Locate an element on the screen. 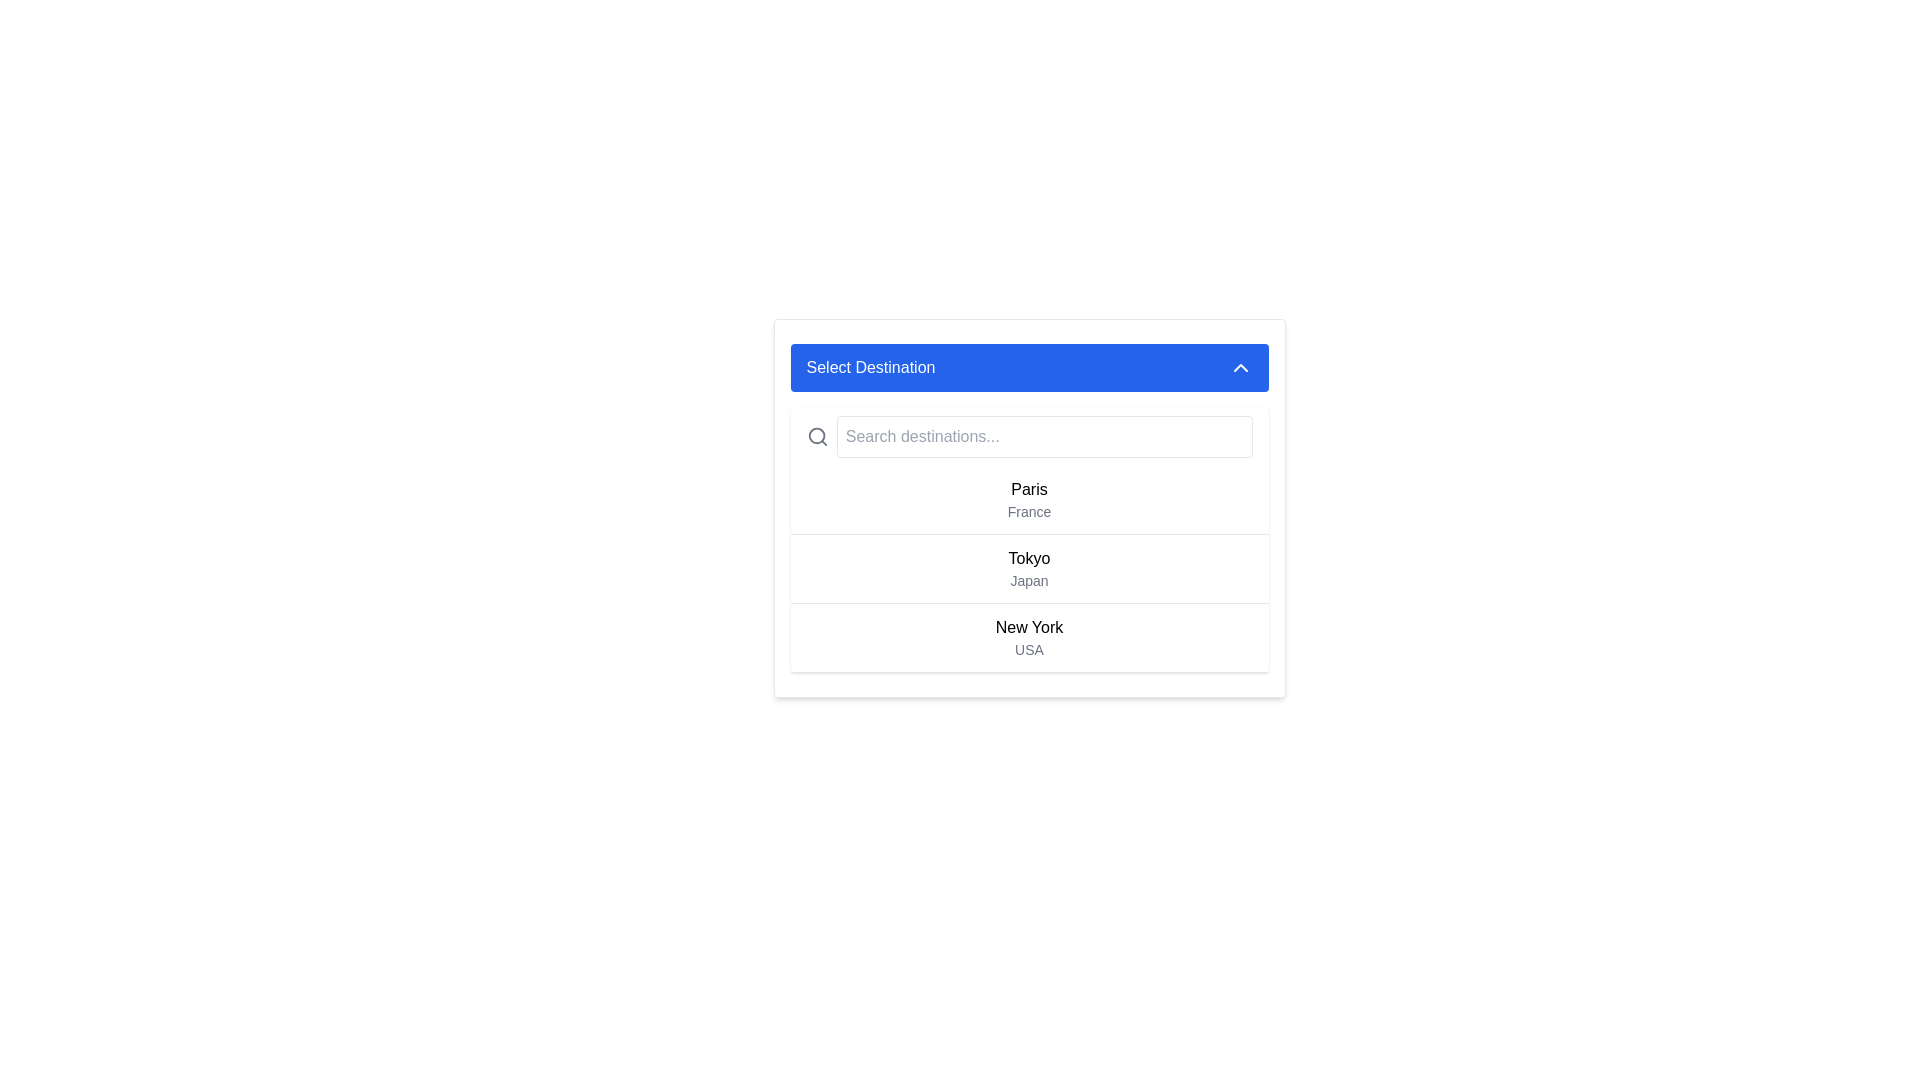 The width and height of the screenshot is (1920, 1080). the dropdown list item labeled 'Paris' with a subtitle 'France' is located at coordinates (1029, 499).